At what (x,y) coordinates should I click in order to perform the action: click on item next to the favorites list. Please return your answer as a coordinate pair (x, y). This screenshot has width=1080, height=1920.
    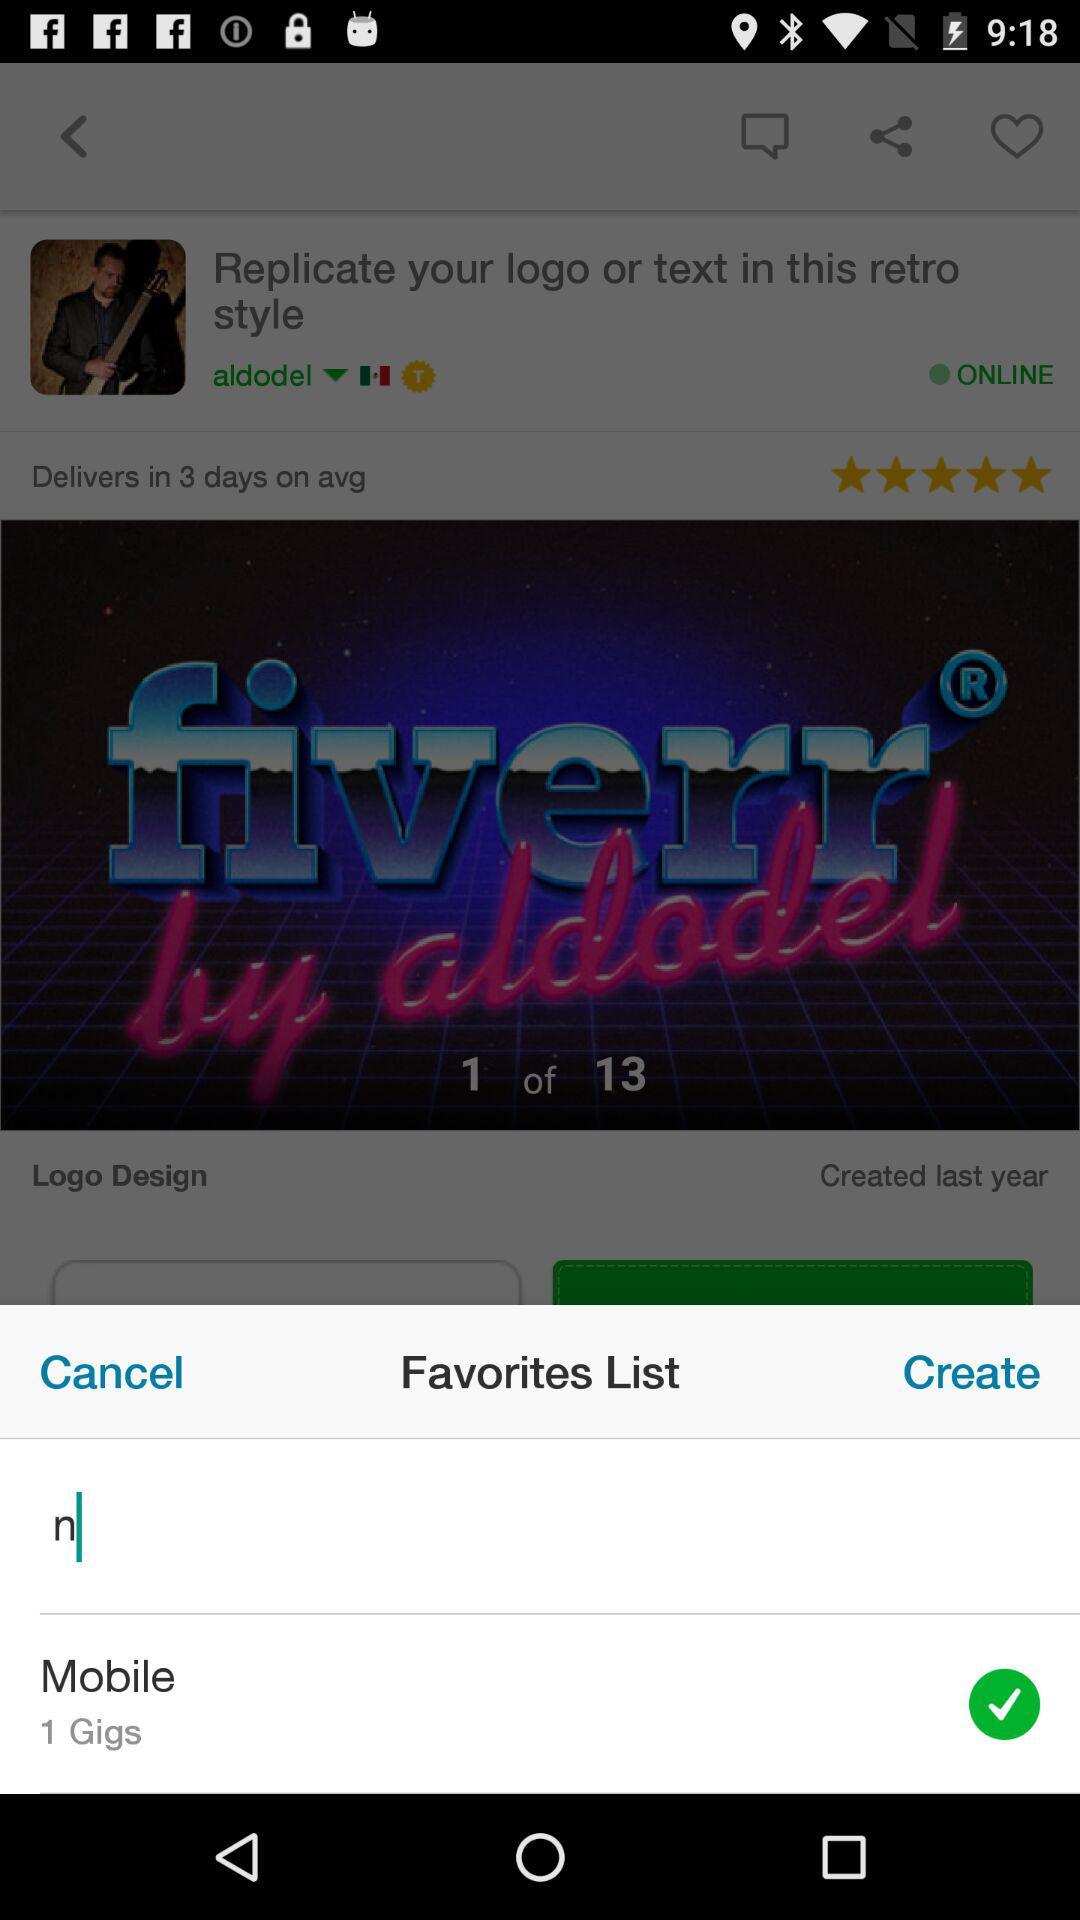
    Looking at the image, I should click on (111, 1370).